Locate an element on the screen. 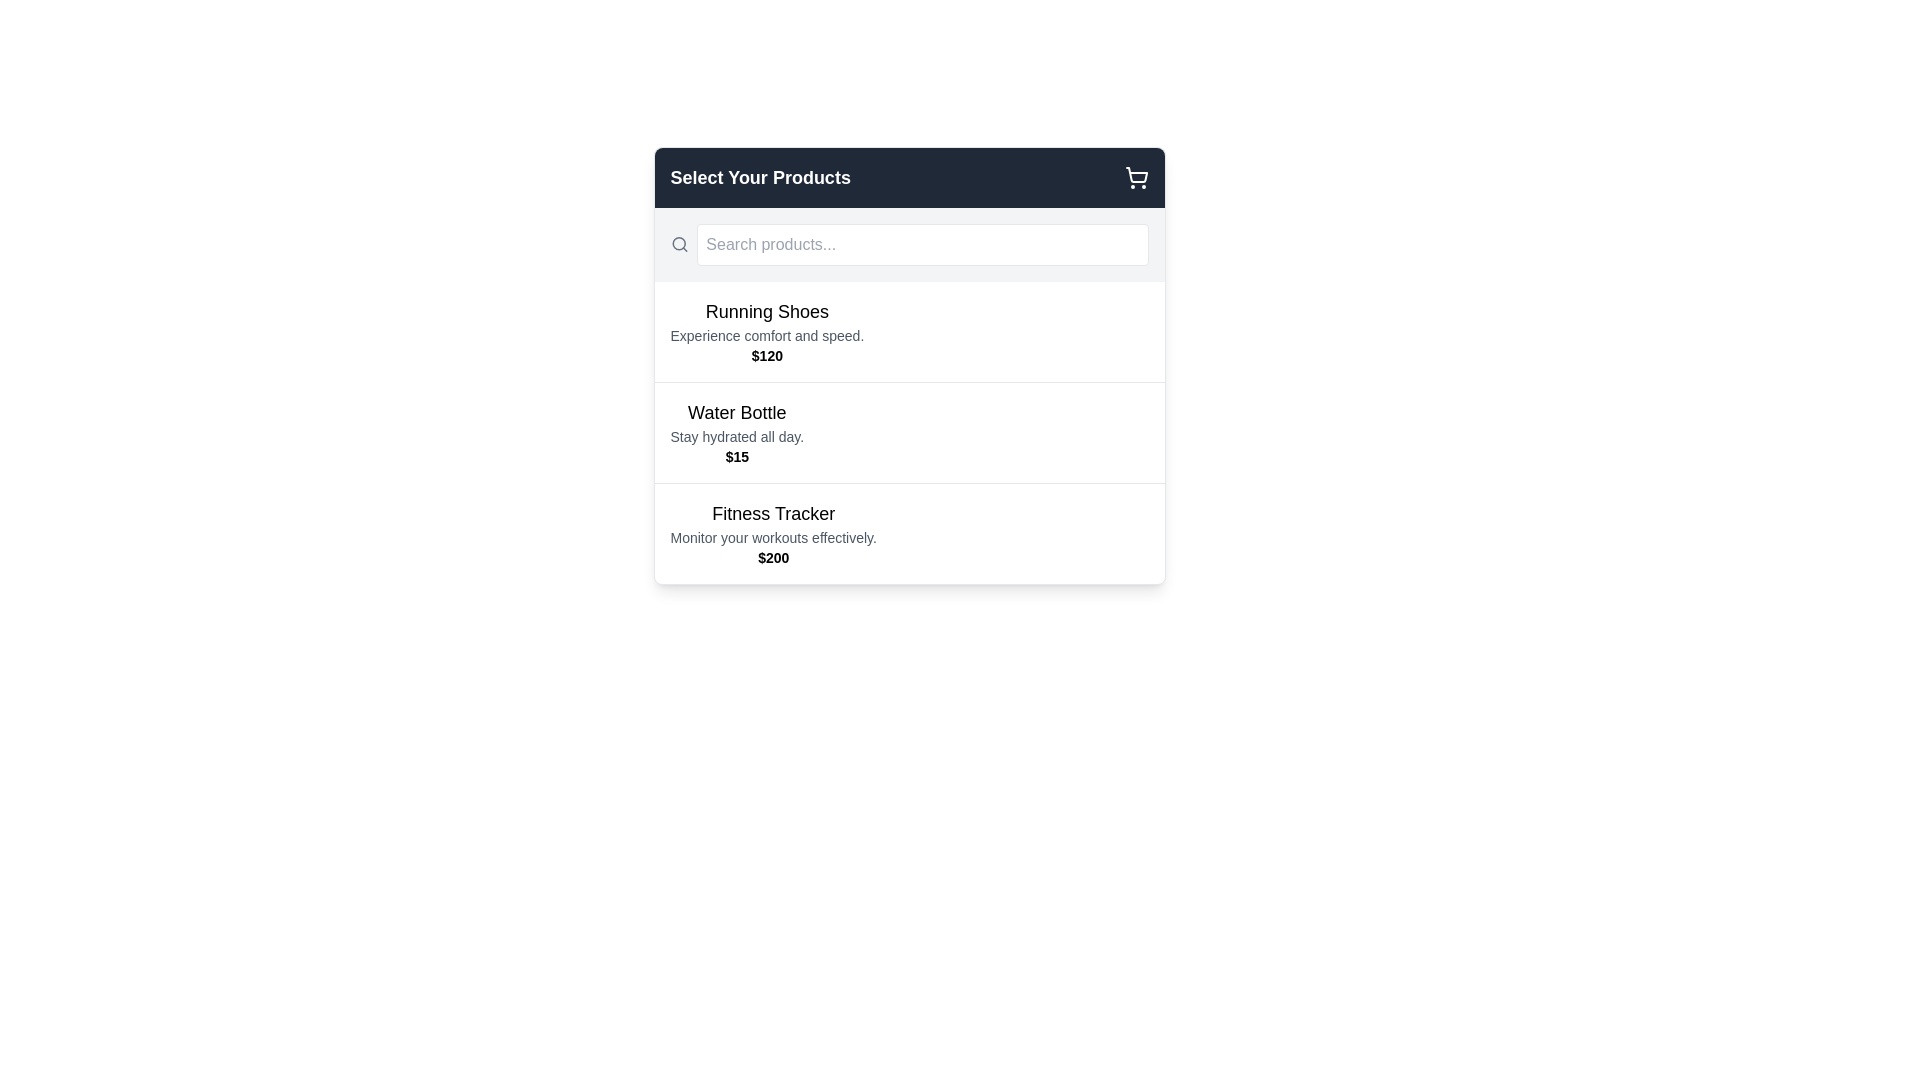 The height and width of the screenshot is (1080, 1920). the 'Running Shoes' text block is located at coordinates (766, 330).